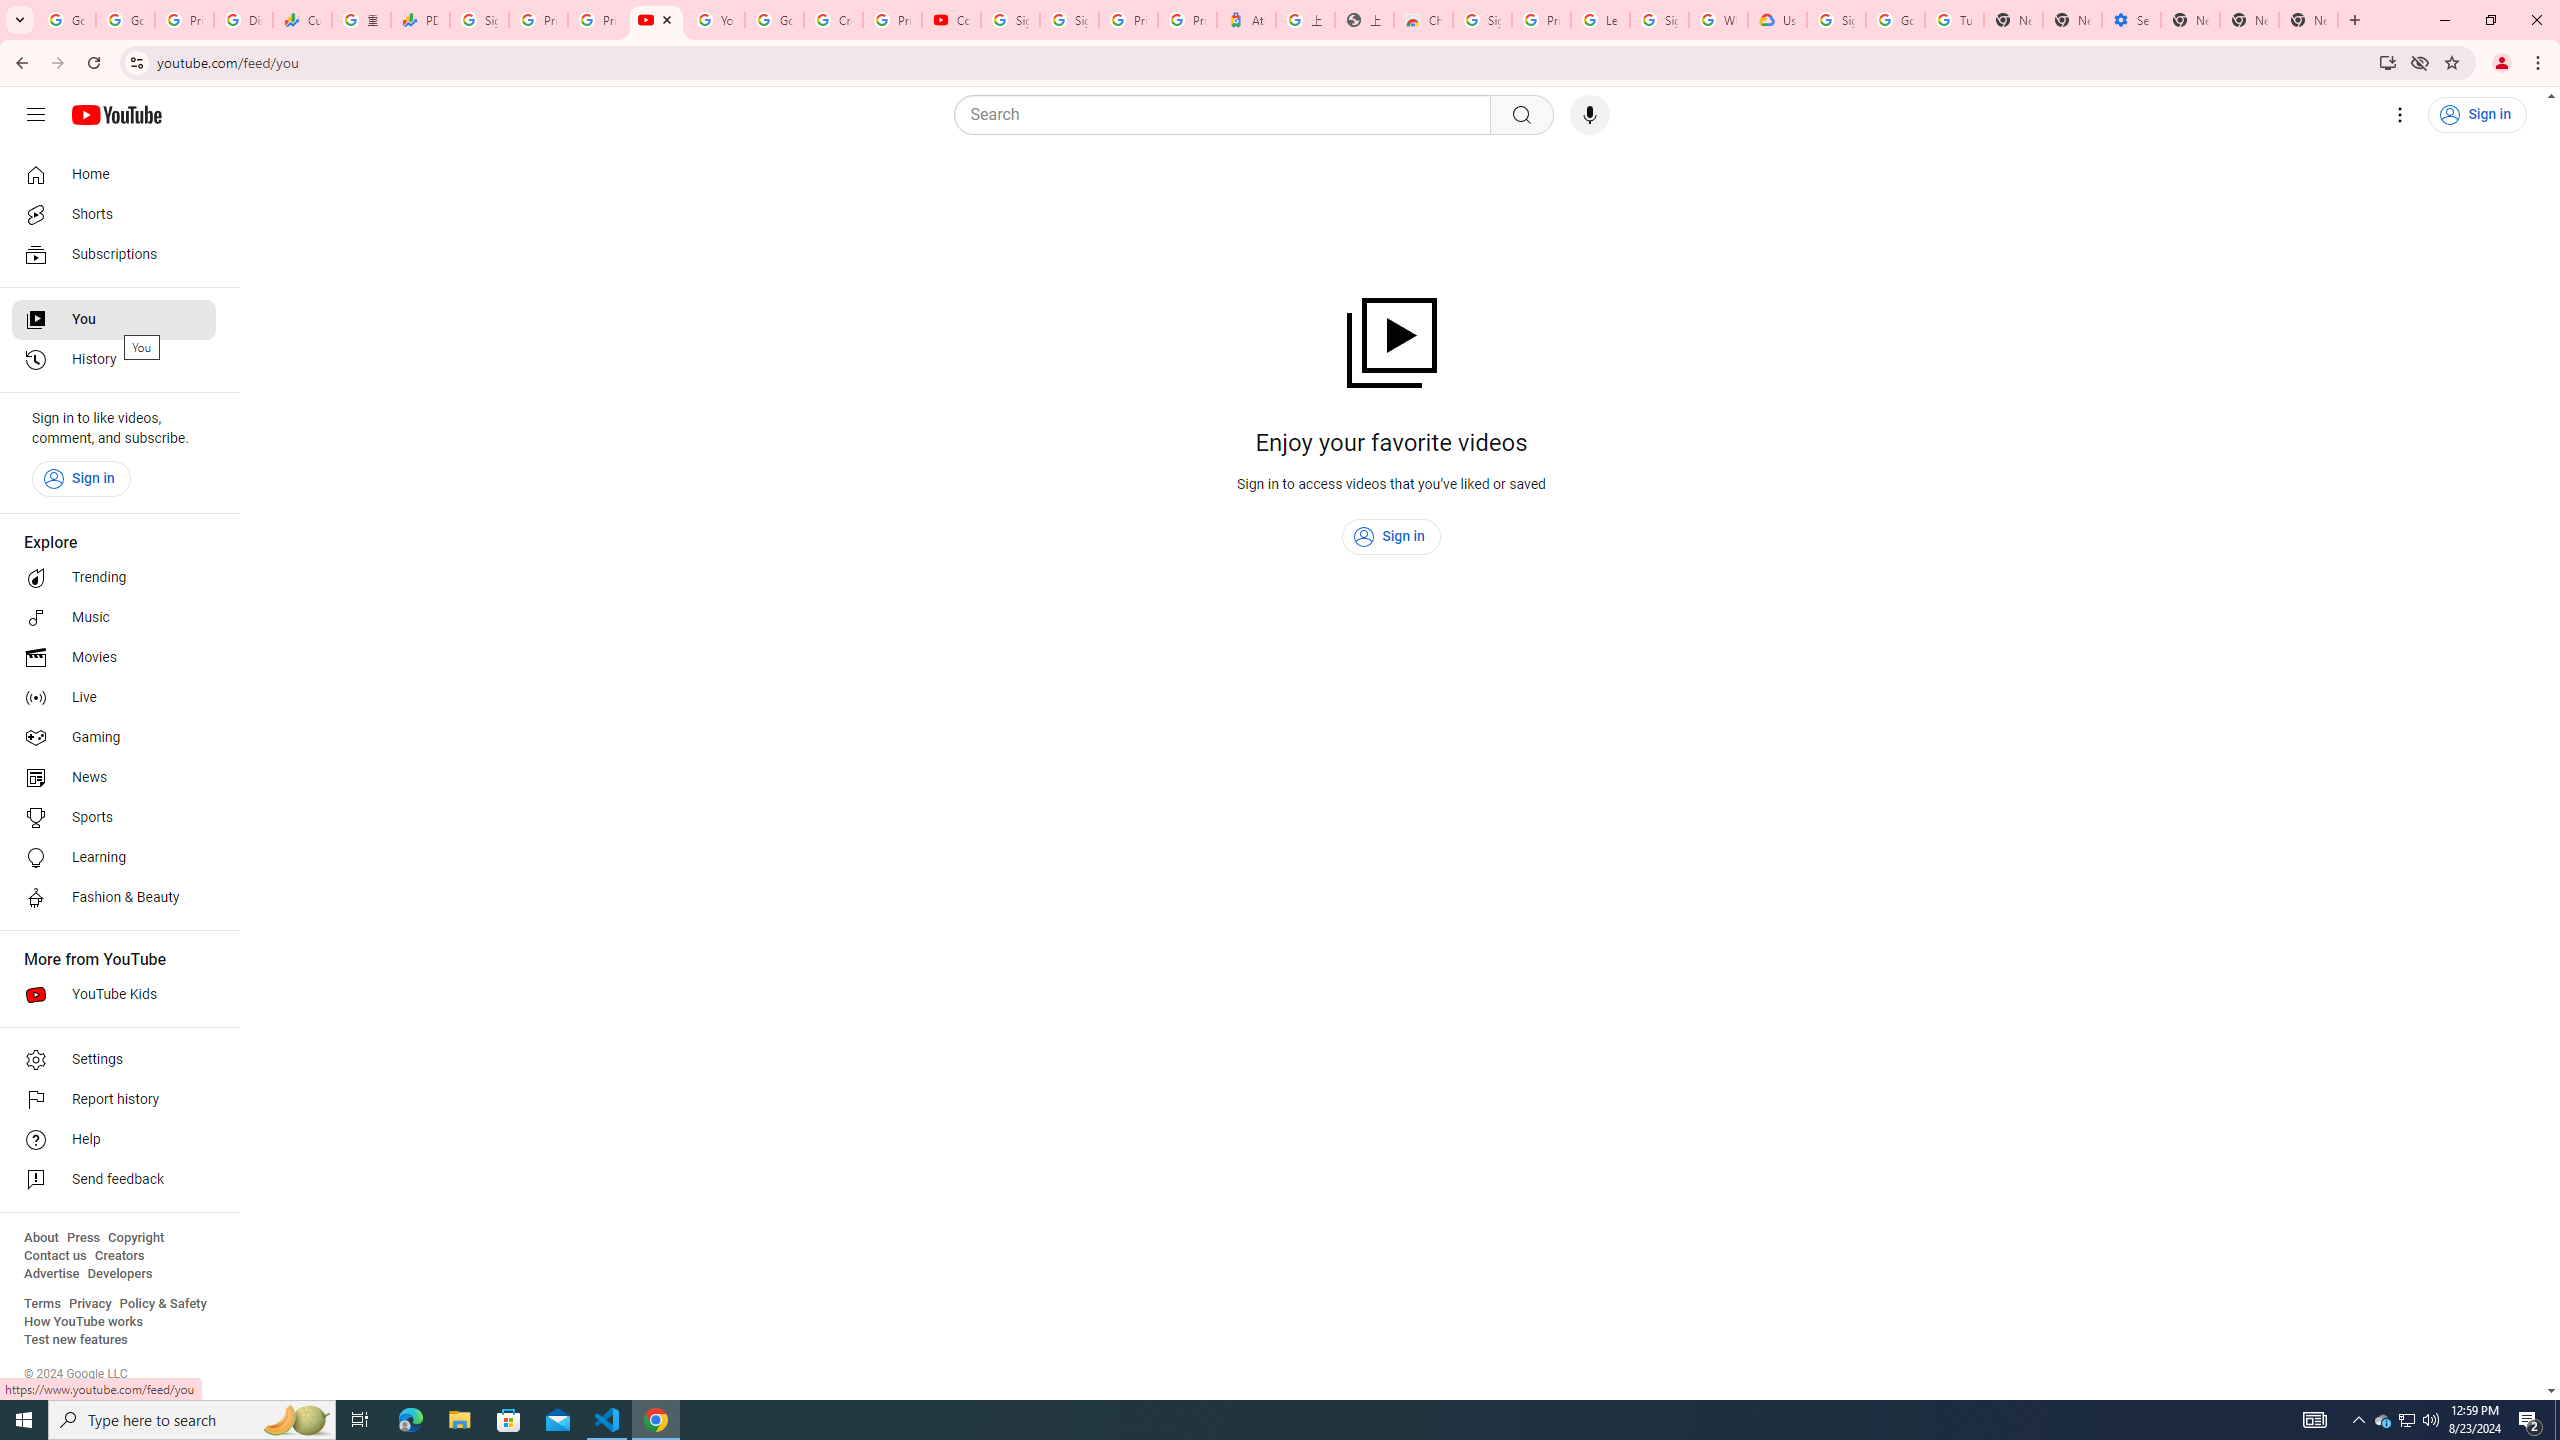 This screenshot has width=2560, height=1440. I want to click on 'Home', so click(113, 173).